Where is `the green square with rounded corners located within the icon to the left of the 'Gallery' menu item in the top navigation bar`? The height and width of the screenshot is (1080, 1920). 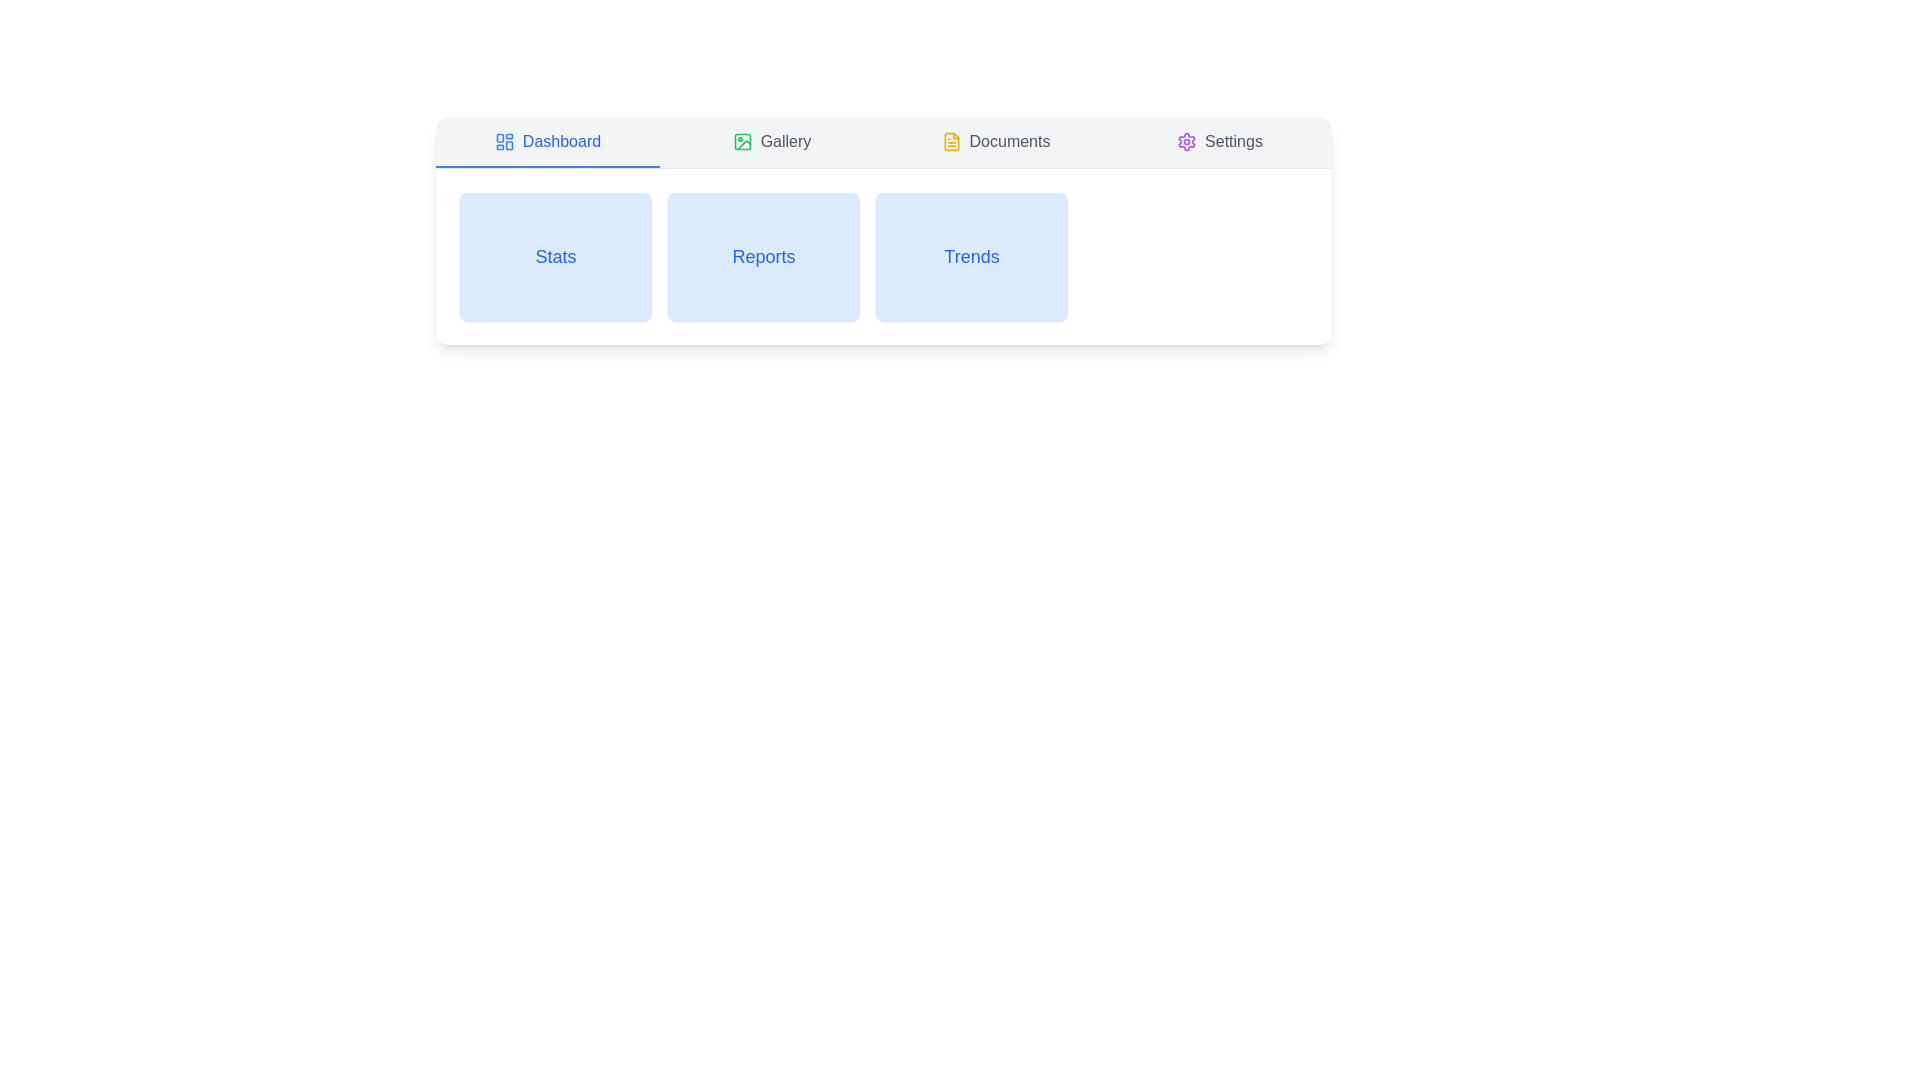 the green square with rounded corners located within the icon to the left of the 'Gallery' menu item in the top navigation bar is located at coordinates (741, 141).